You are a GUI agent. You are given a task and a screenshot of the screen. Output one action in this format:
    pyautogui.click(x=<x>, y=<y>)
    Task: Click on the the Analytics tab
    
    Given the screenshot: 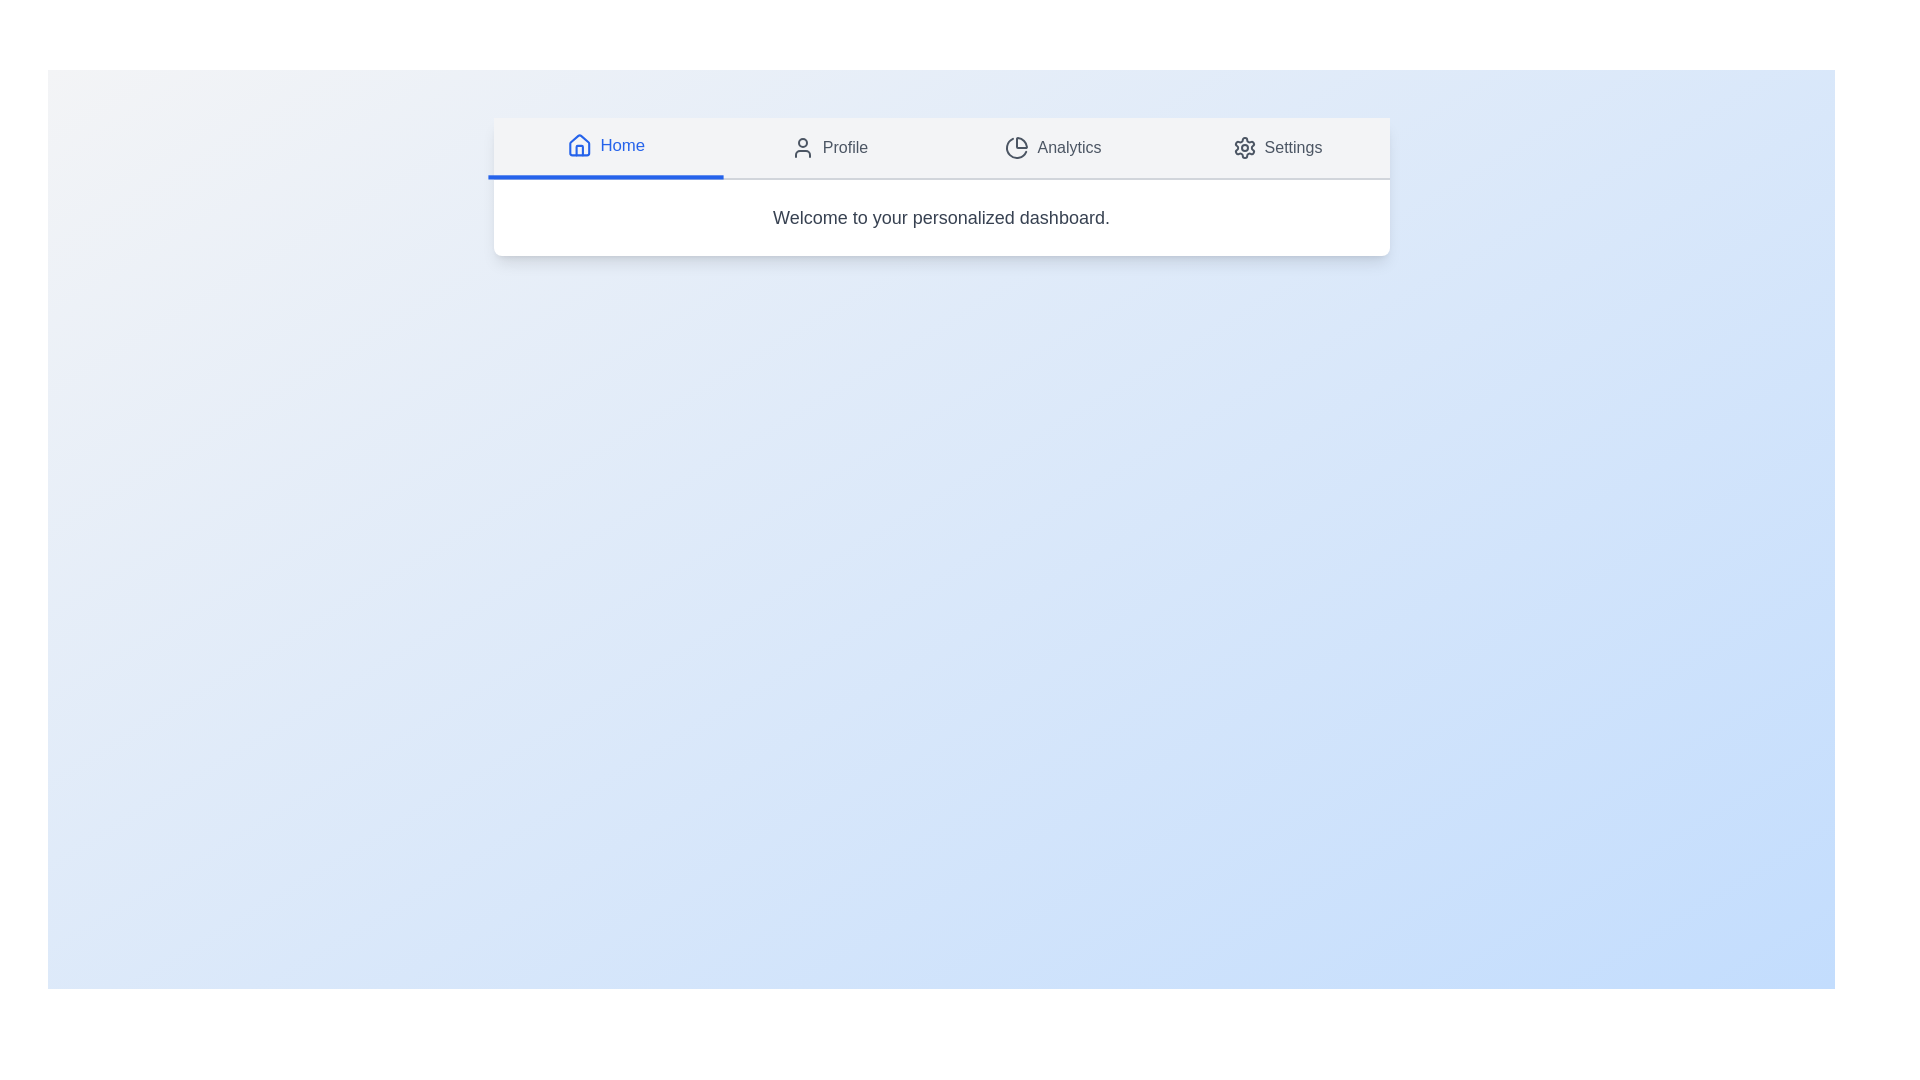 What is the action you would take?
    pyautogui.click(x=1052, y=146)
    